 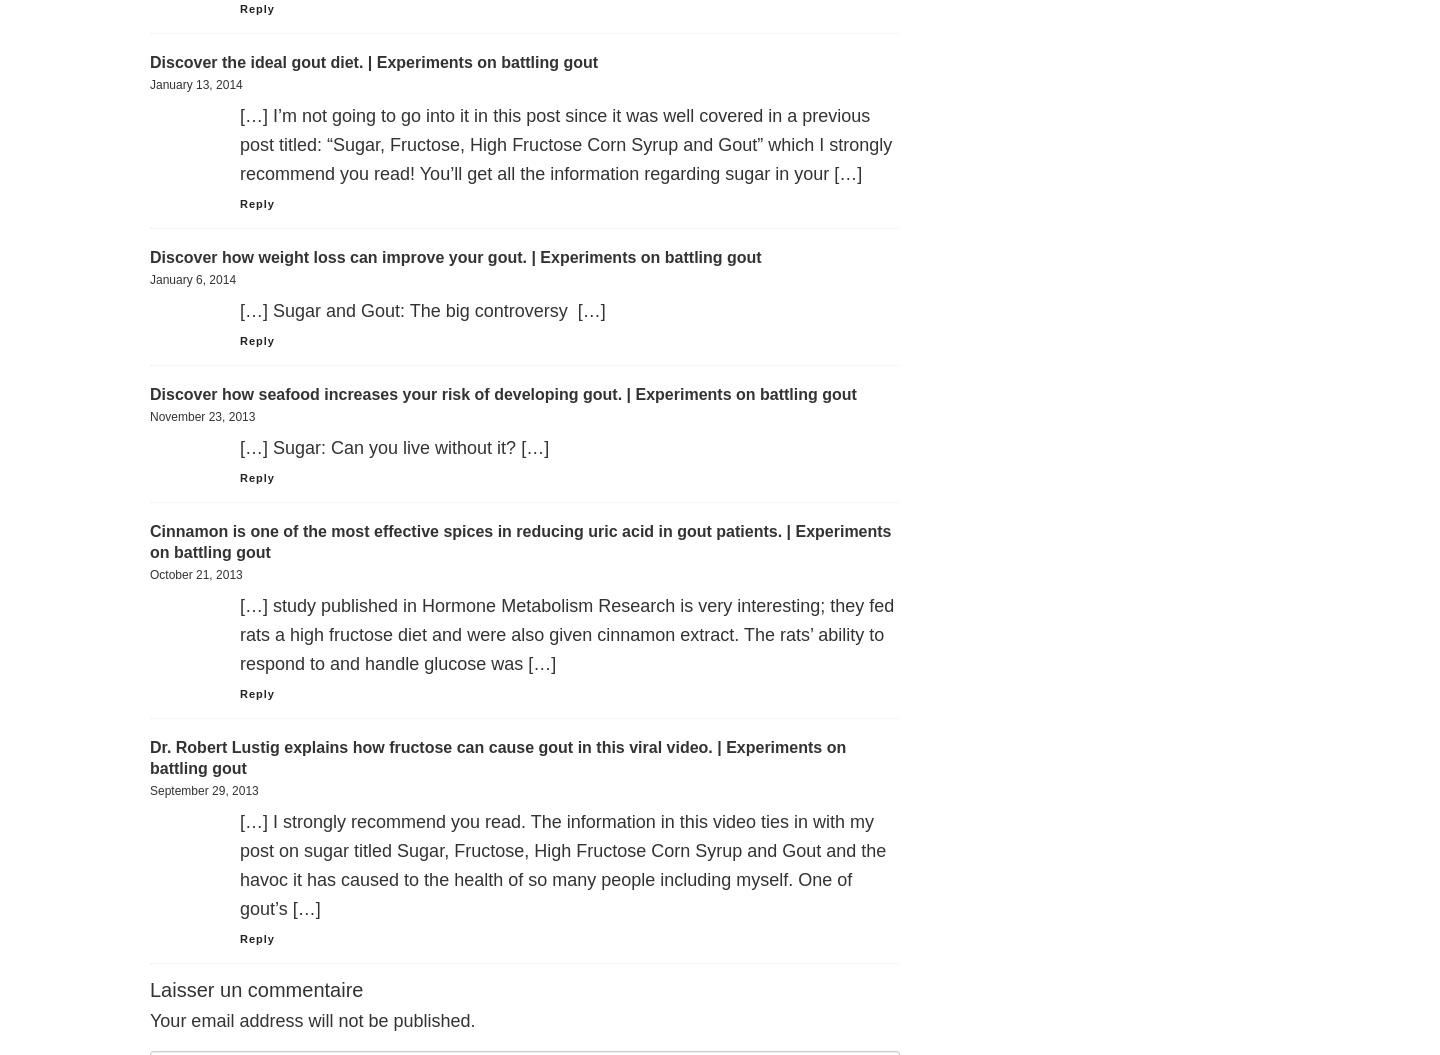 I want to click on 'January 6, 2014', so click(x=192, y=279).